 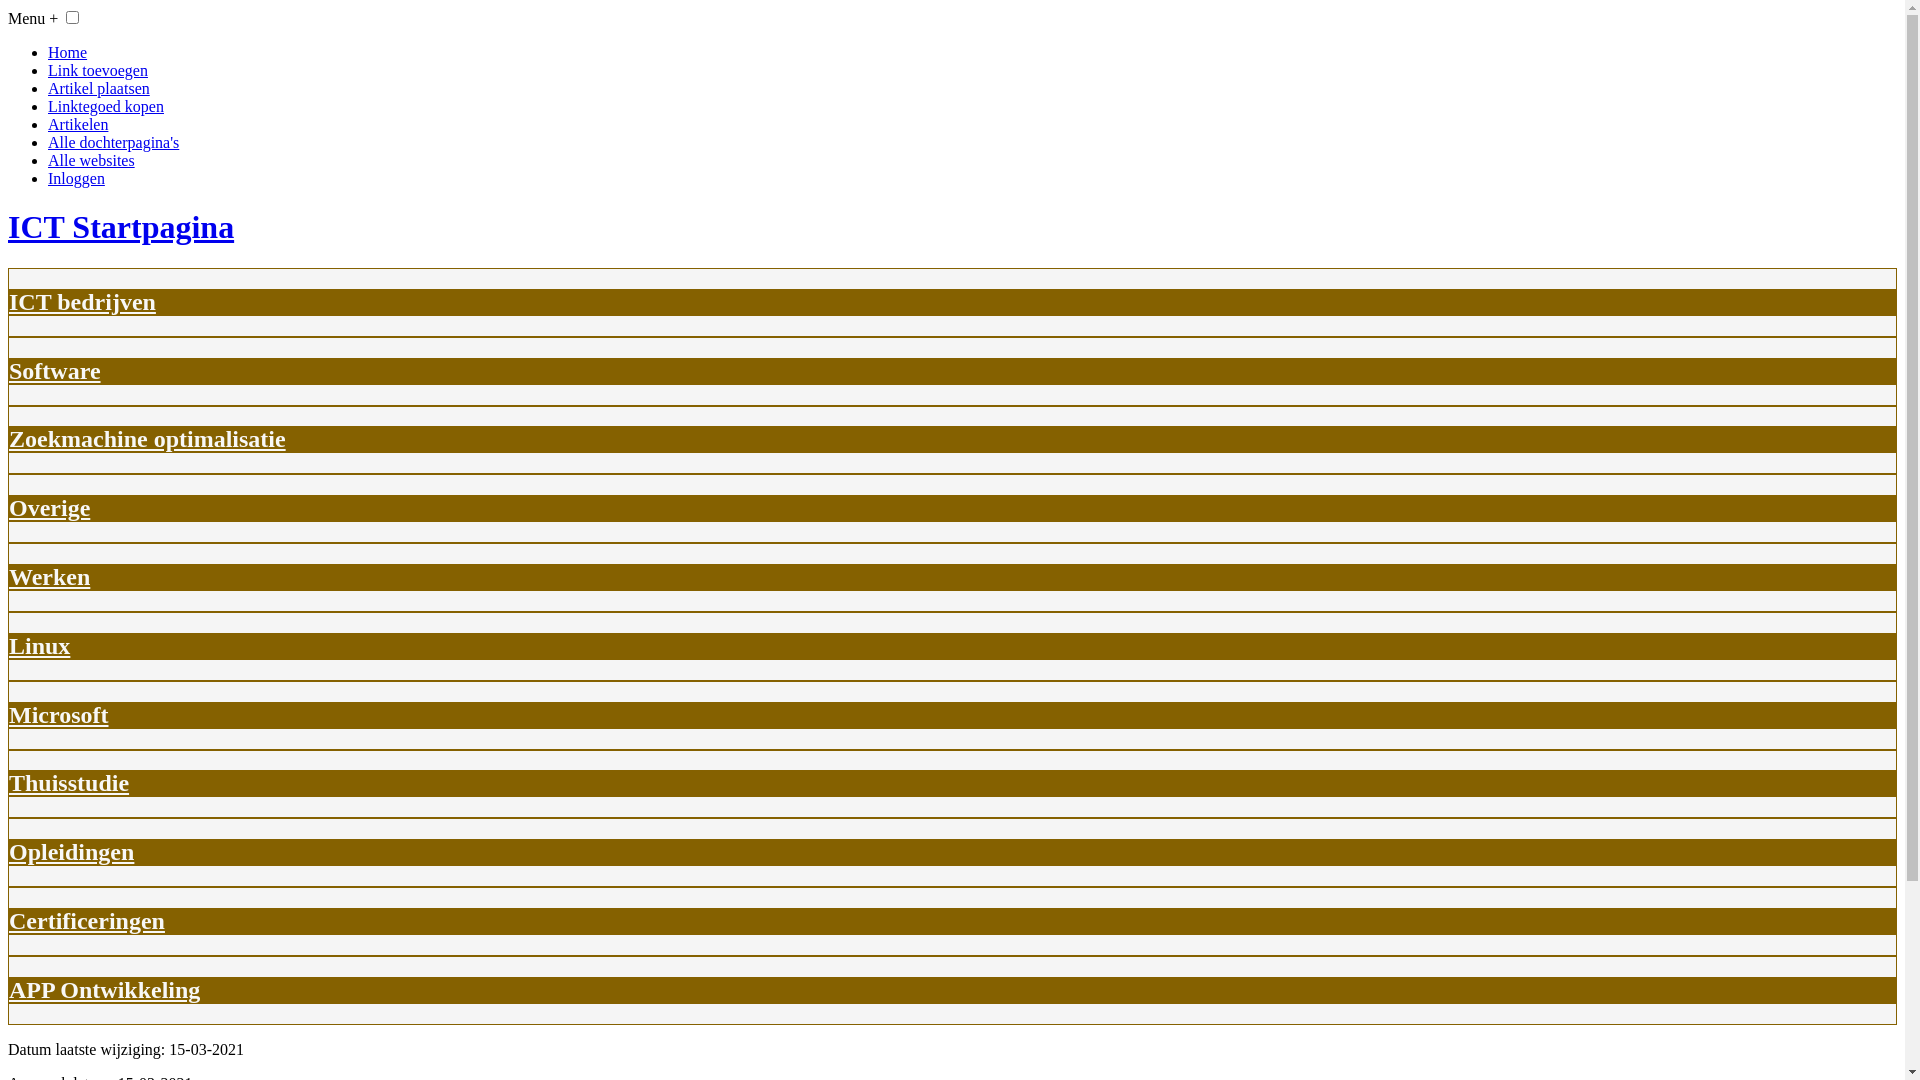 I want to click on 'Microsoft', so click(x=58, y=713).